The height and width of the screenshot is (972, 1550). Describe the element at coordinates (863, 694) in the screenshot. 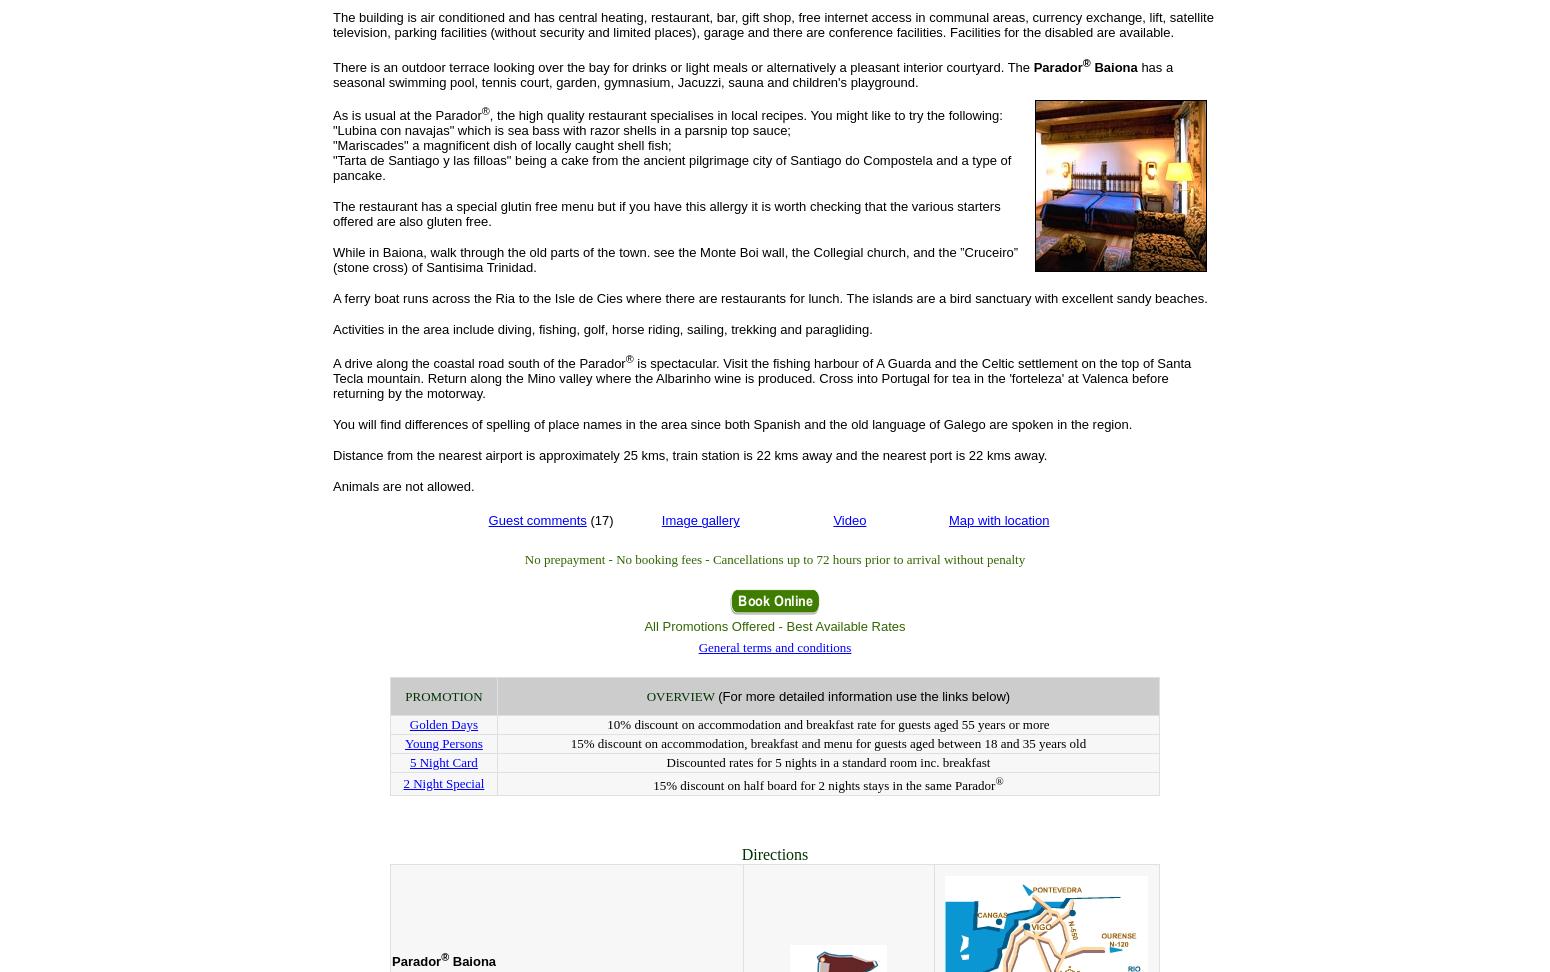

I see `'(For more detailed information use the links below)'` at that location.